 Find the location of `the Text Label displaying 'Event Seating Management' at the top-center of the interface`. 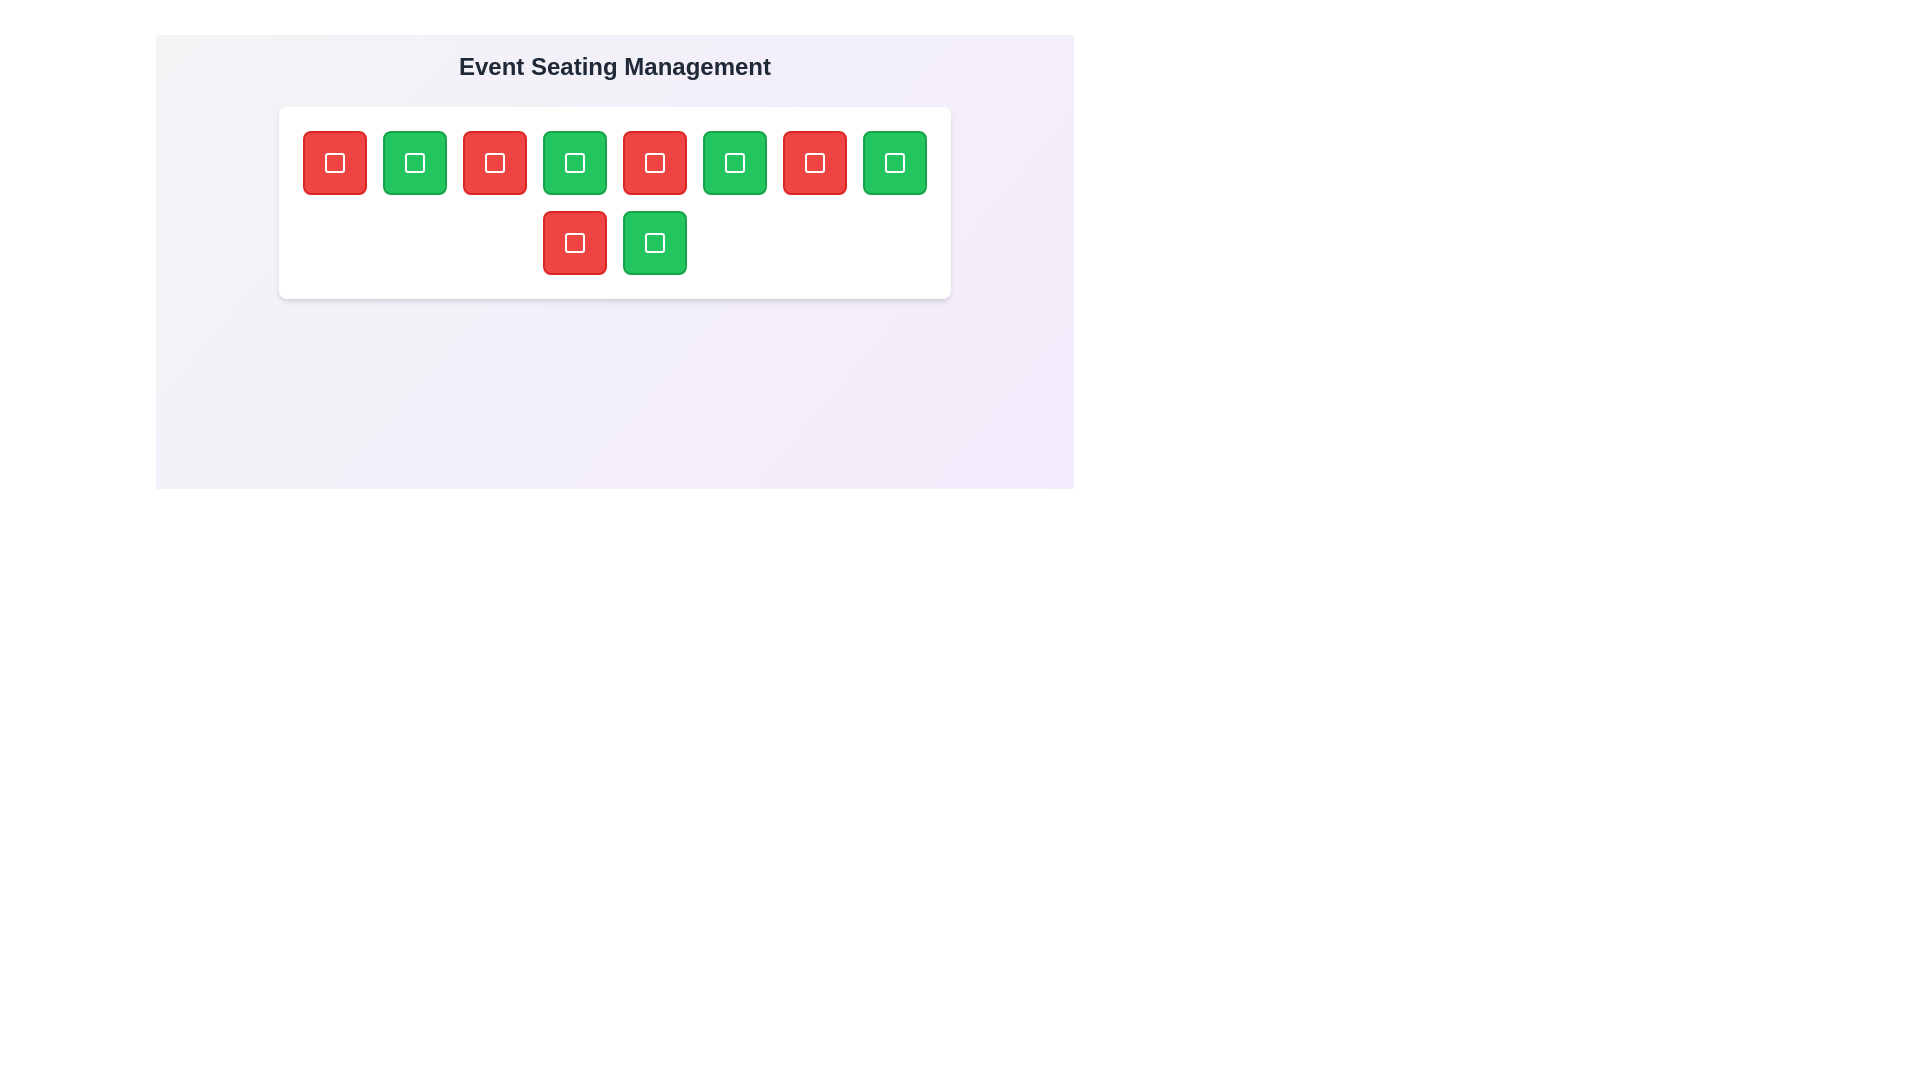

the Text Label displaying 'Event Seating Management' at the top-center of the interface is located at coordinates (613, 65).